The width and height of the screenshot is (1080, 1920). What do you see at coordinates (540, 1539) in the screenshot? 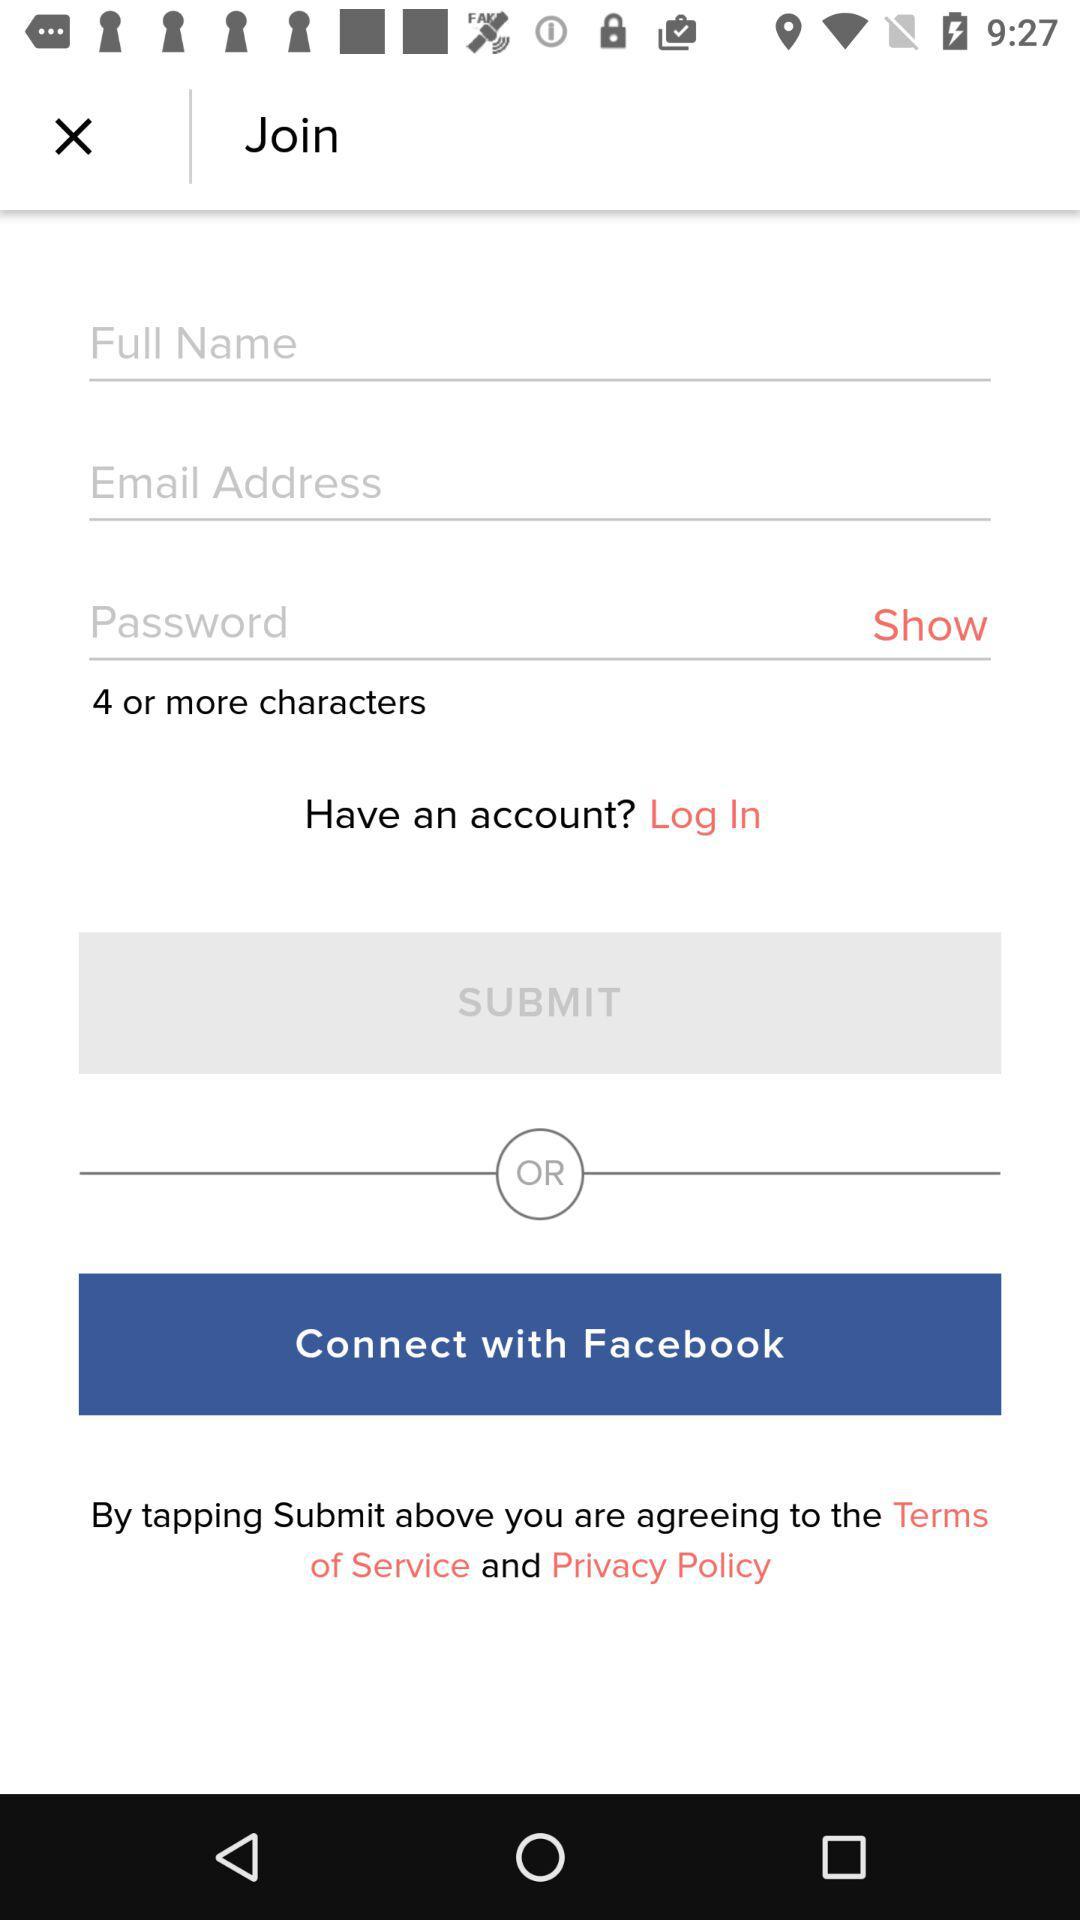
I see `icon below connect with facebook item` at bounding box center [540, 1539].